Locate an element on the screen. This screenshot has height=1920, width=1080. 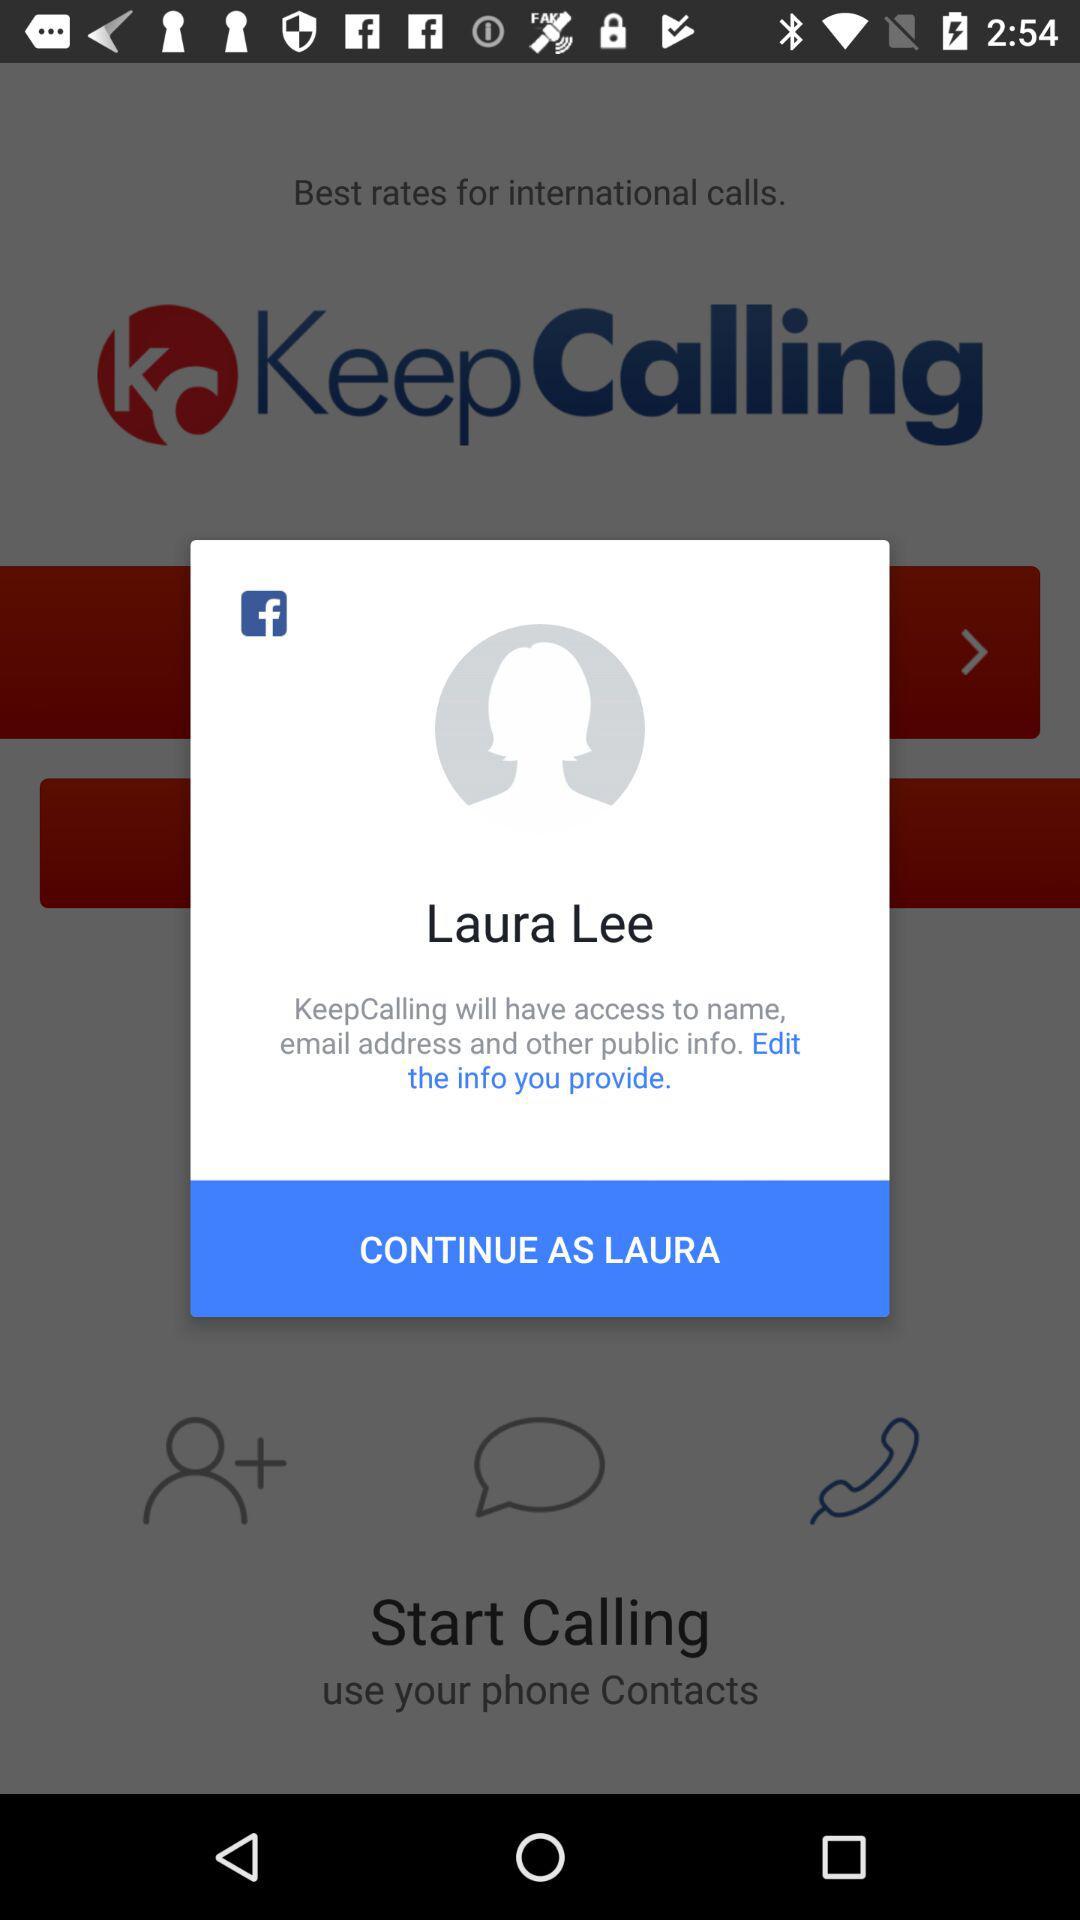
the item below laura lee item is located at coordinates (540, 1041).